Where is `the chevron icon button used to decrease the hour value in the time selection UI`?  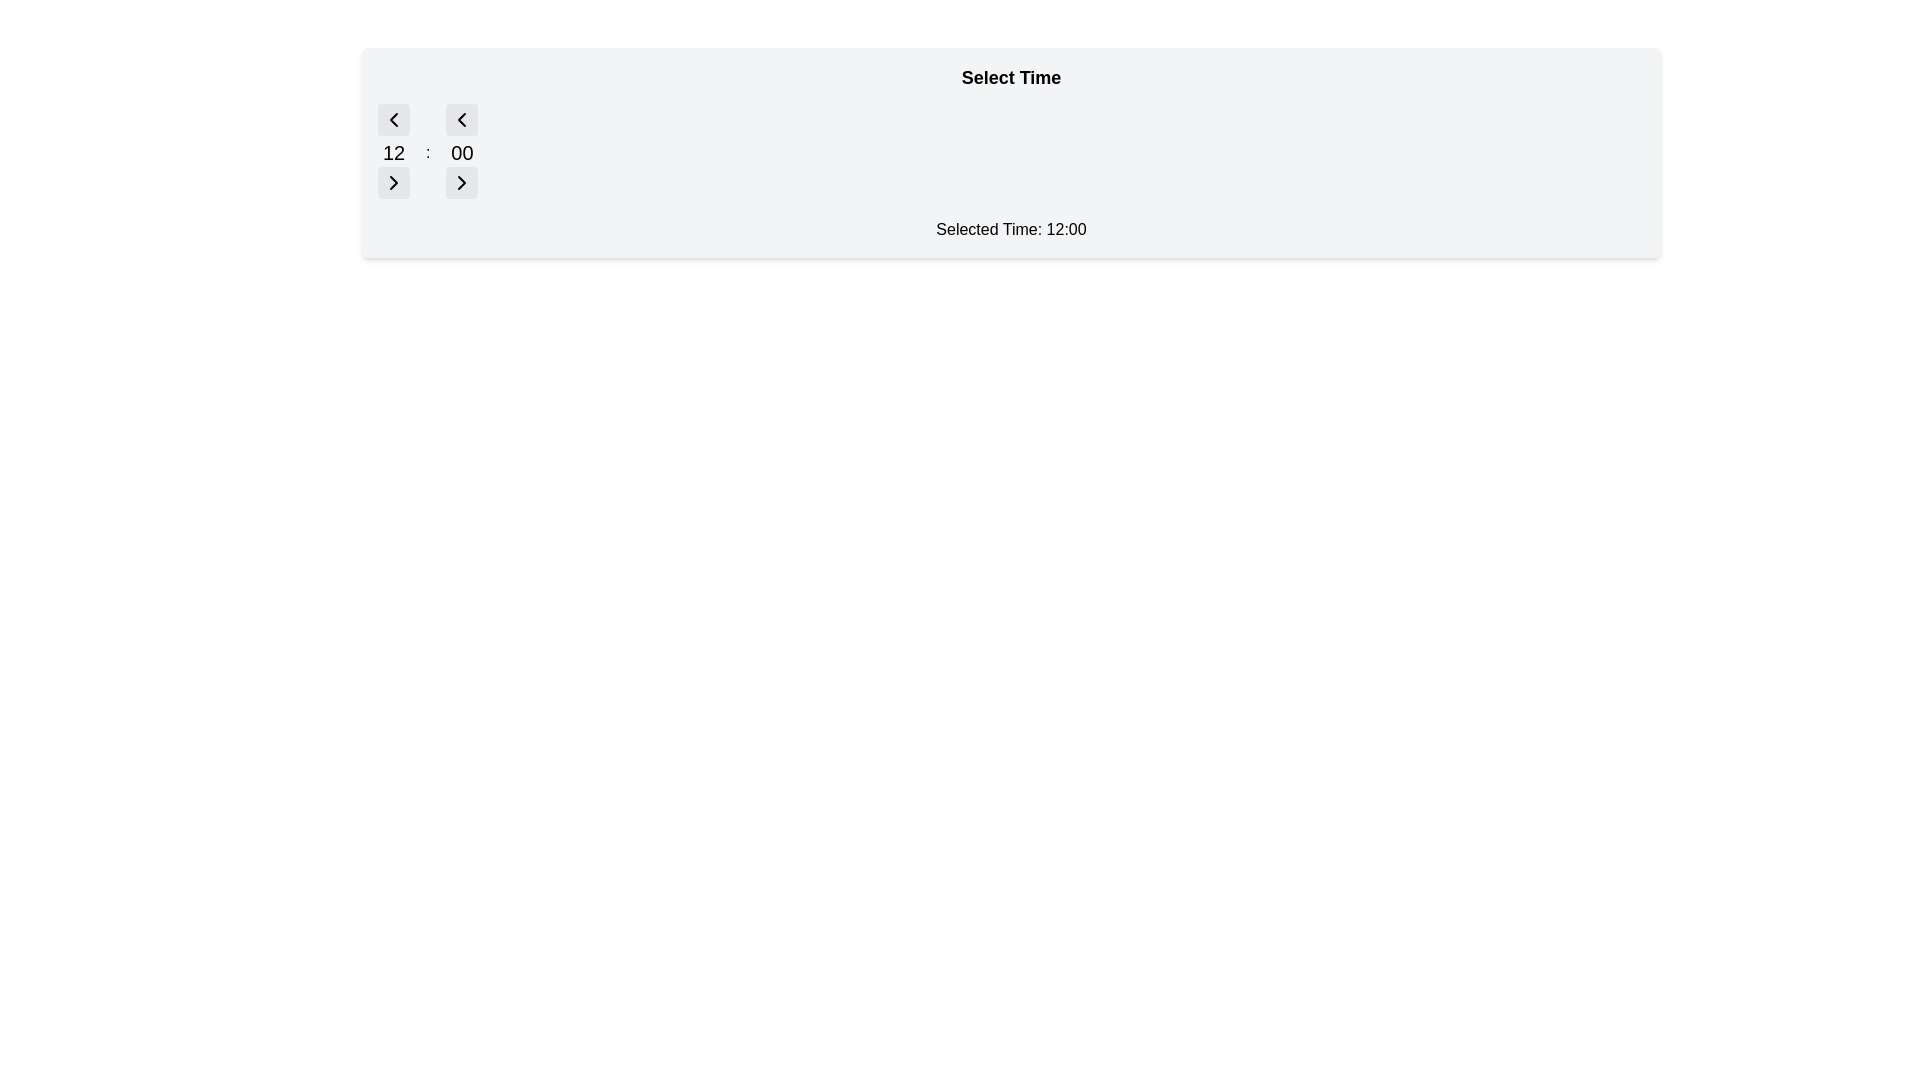 the chevron icon button used to decrease the hour value in the time selection UI is located at coordinates (393, 182).